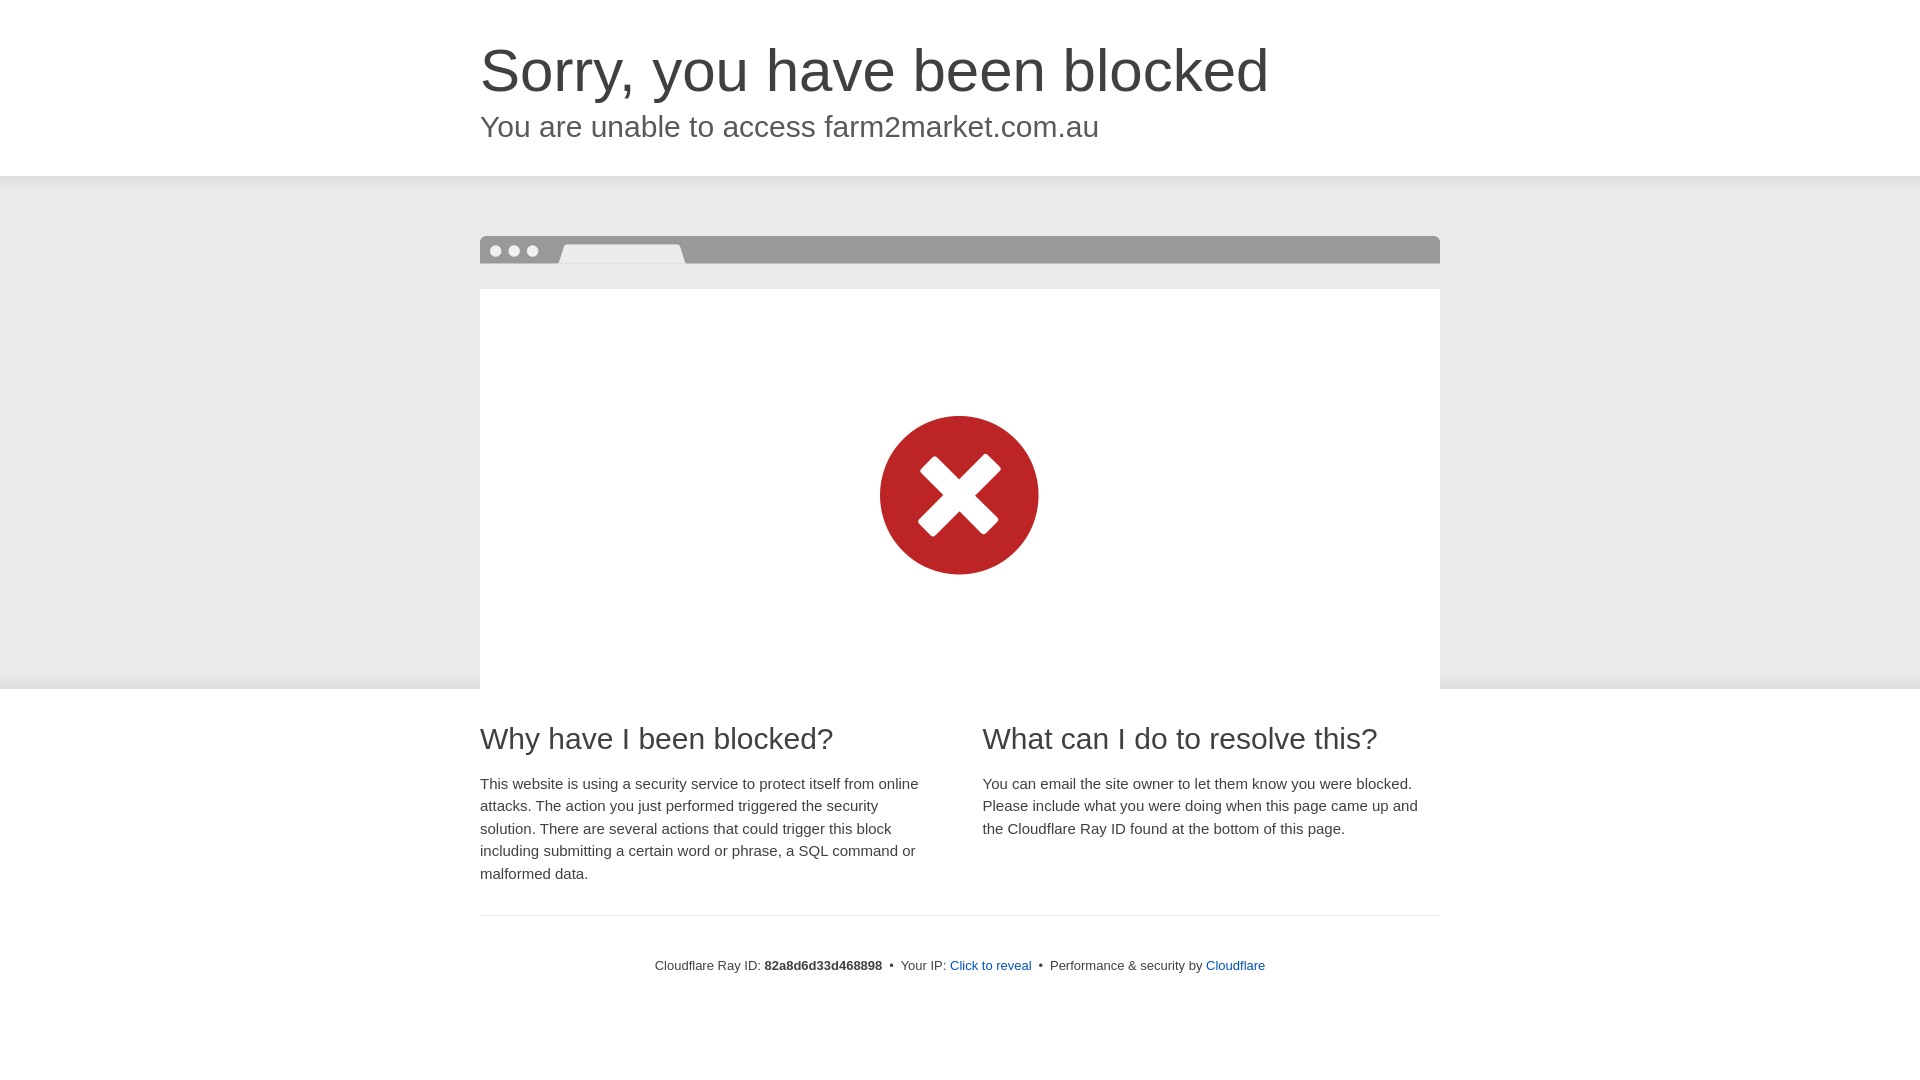  What do you see at coordinates (990, 964) in the screenshot?
I see `'Click to reveal'` at bounding box center [990, 964].